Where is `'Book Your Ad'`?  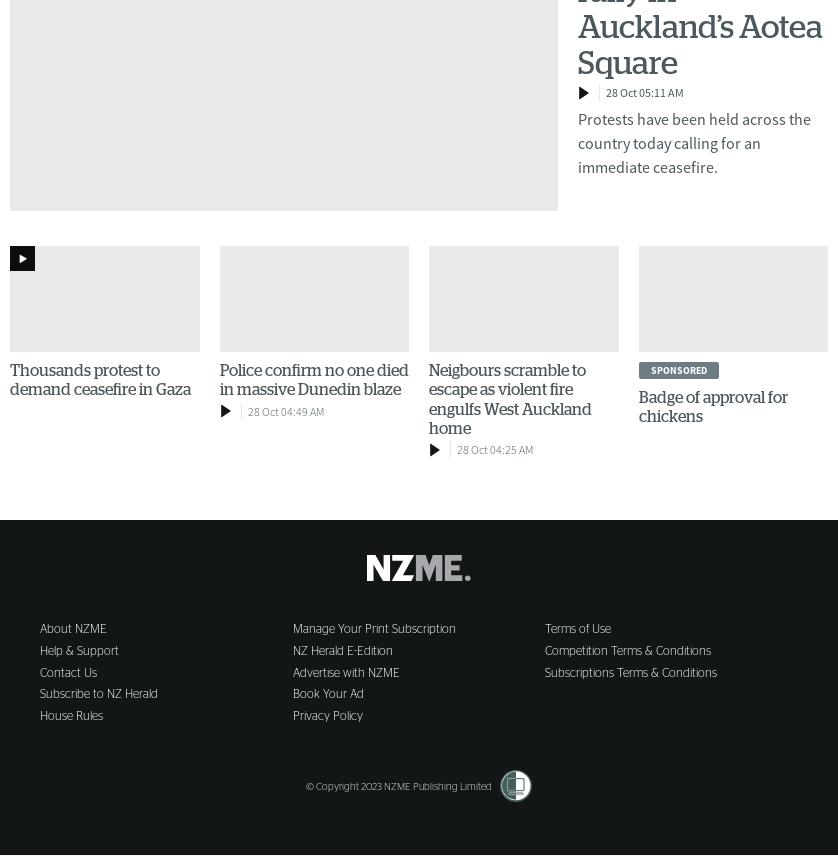 'Book Your Ad' is located at coordinates (326, 692).